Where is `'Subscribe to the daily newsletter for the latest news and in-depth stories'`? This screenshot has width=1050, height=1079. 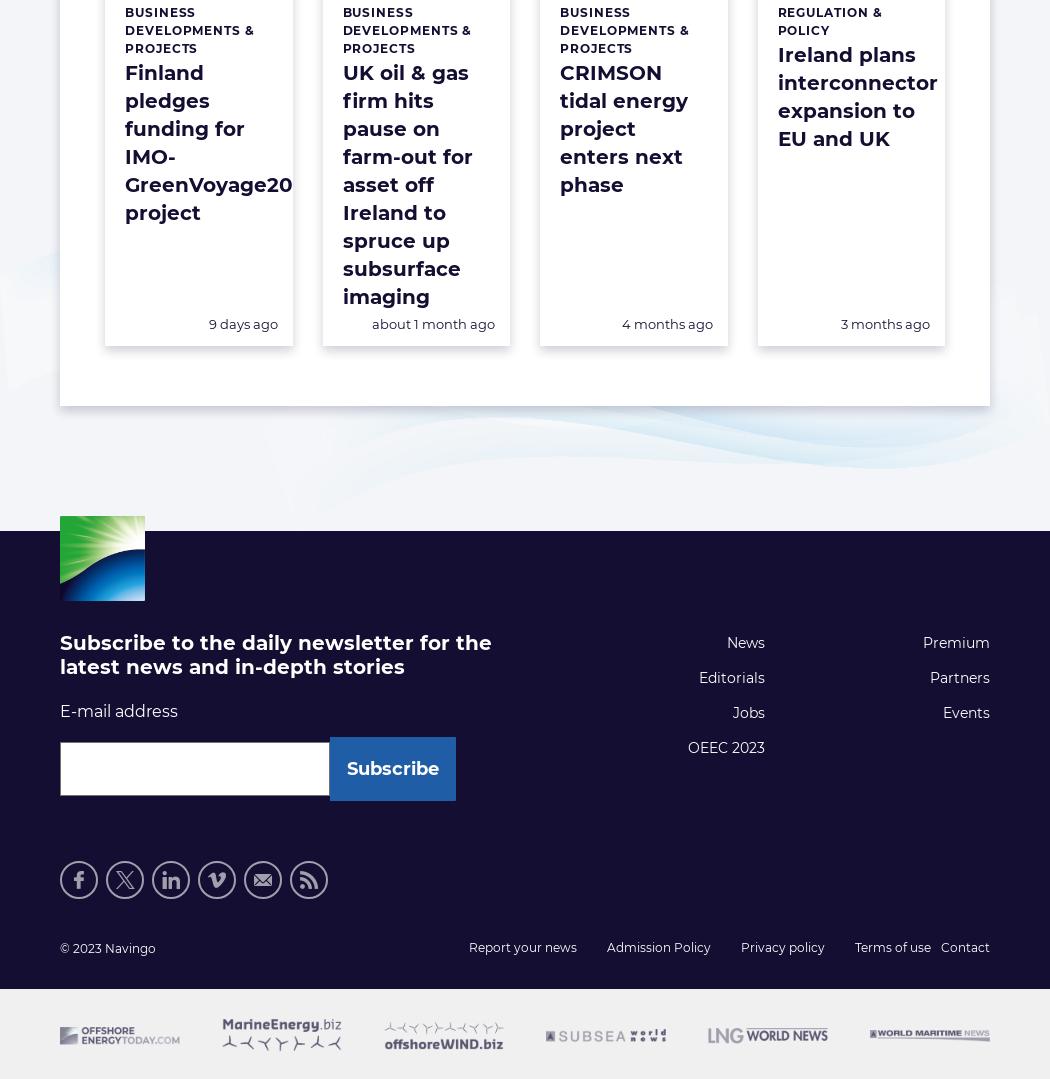
'Subscribe to the daily newsletter for the latest news and in-depth stories' is located at coordinates (275, 653).